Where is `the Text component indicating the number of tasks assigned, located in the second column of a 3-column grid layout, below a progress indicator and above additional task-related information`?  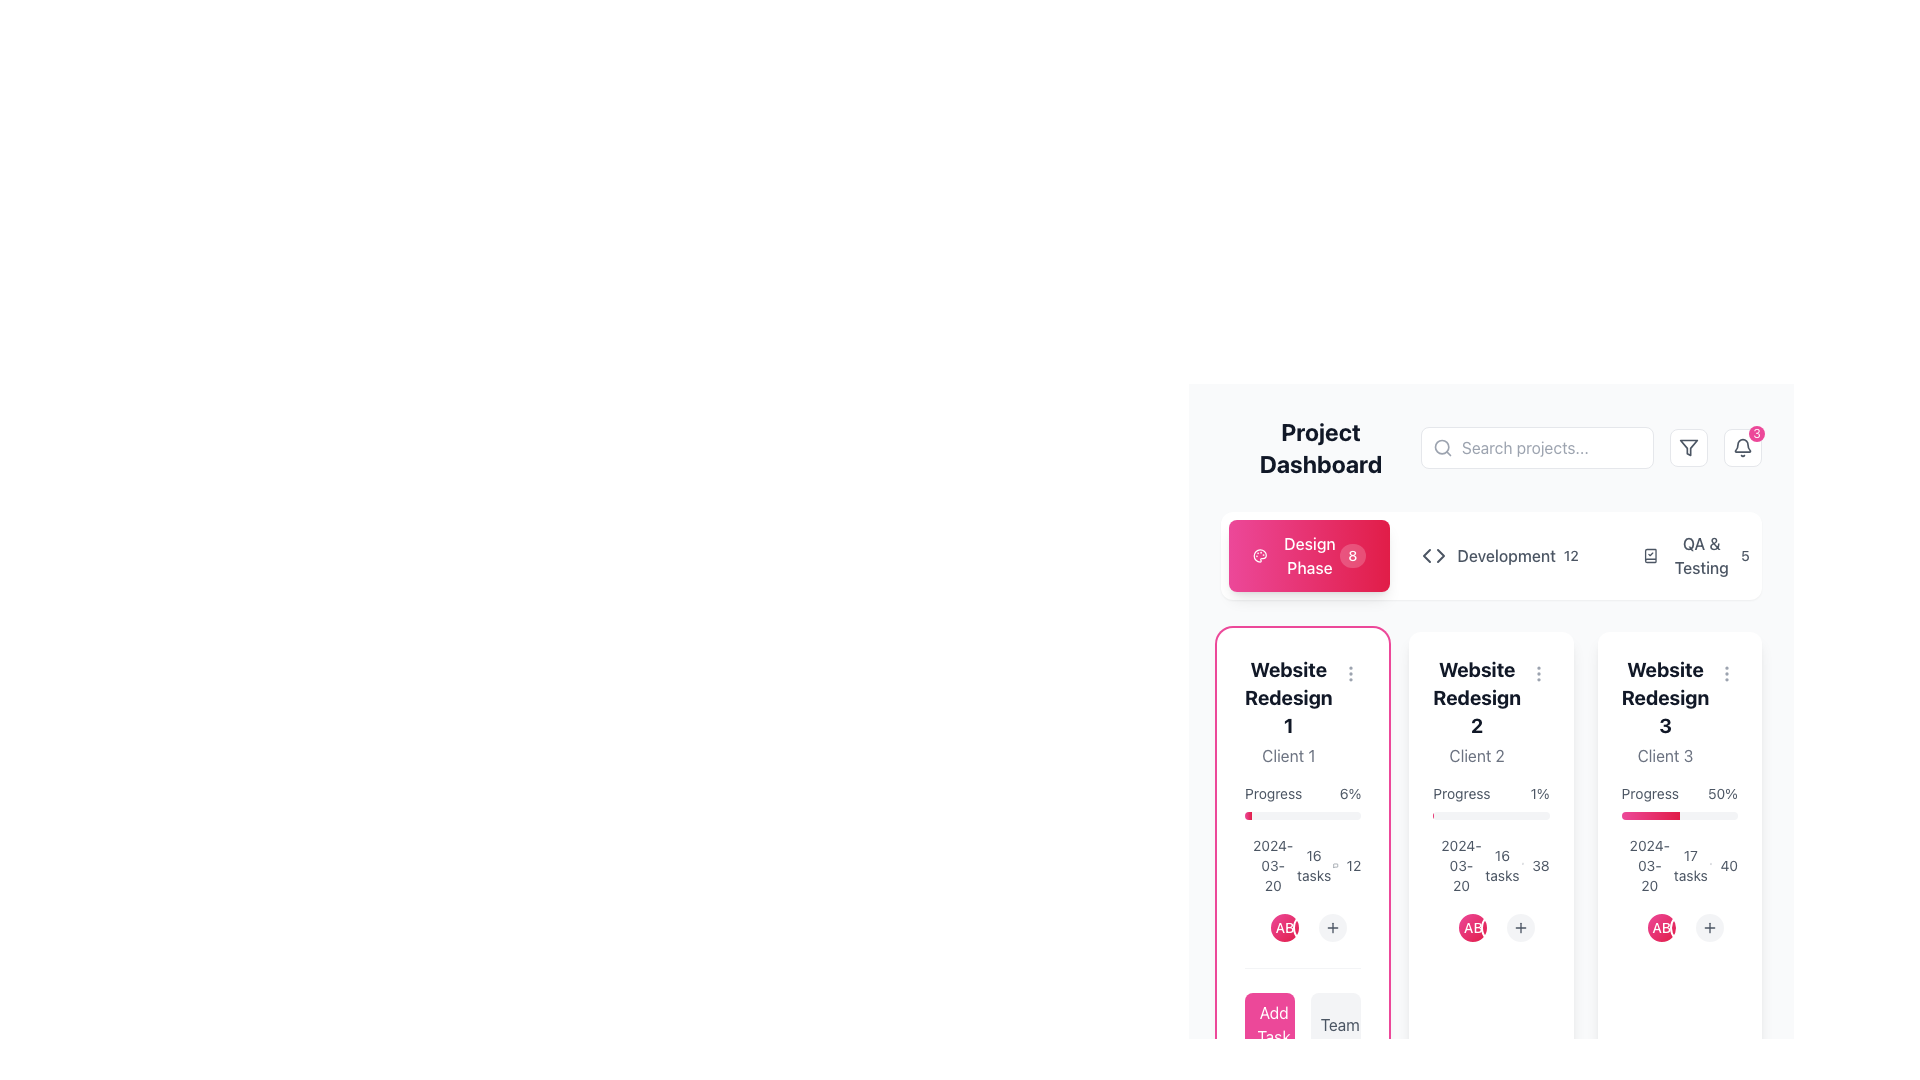 the Text component indicating the number of tasks assigned, located in the second column of a 3-column grid layout, below a progress indicator and above additional task-related information is located at coordinates (1491, 865).